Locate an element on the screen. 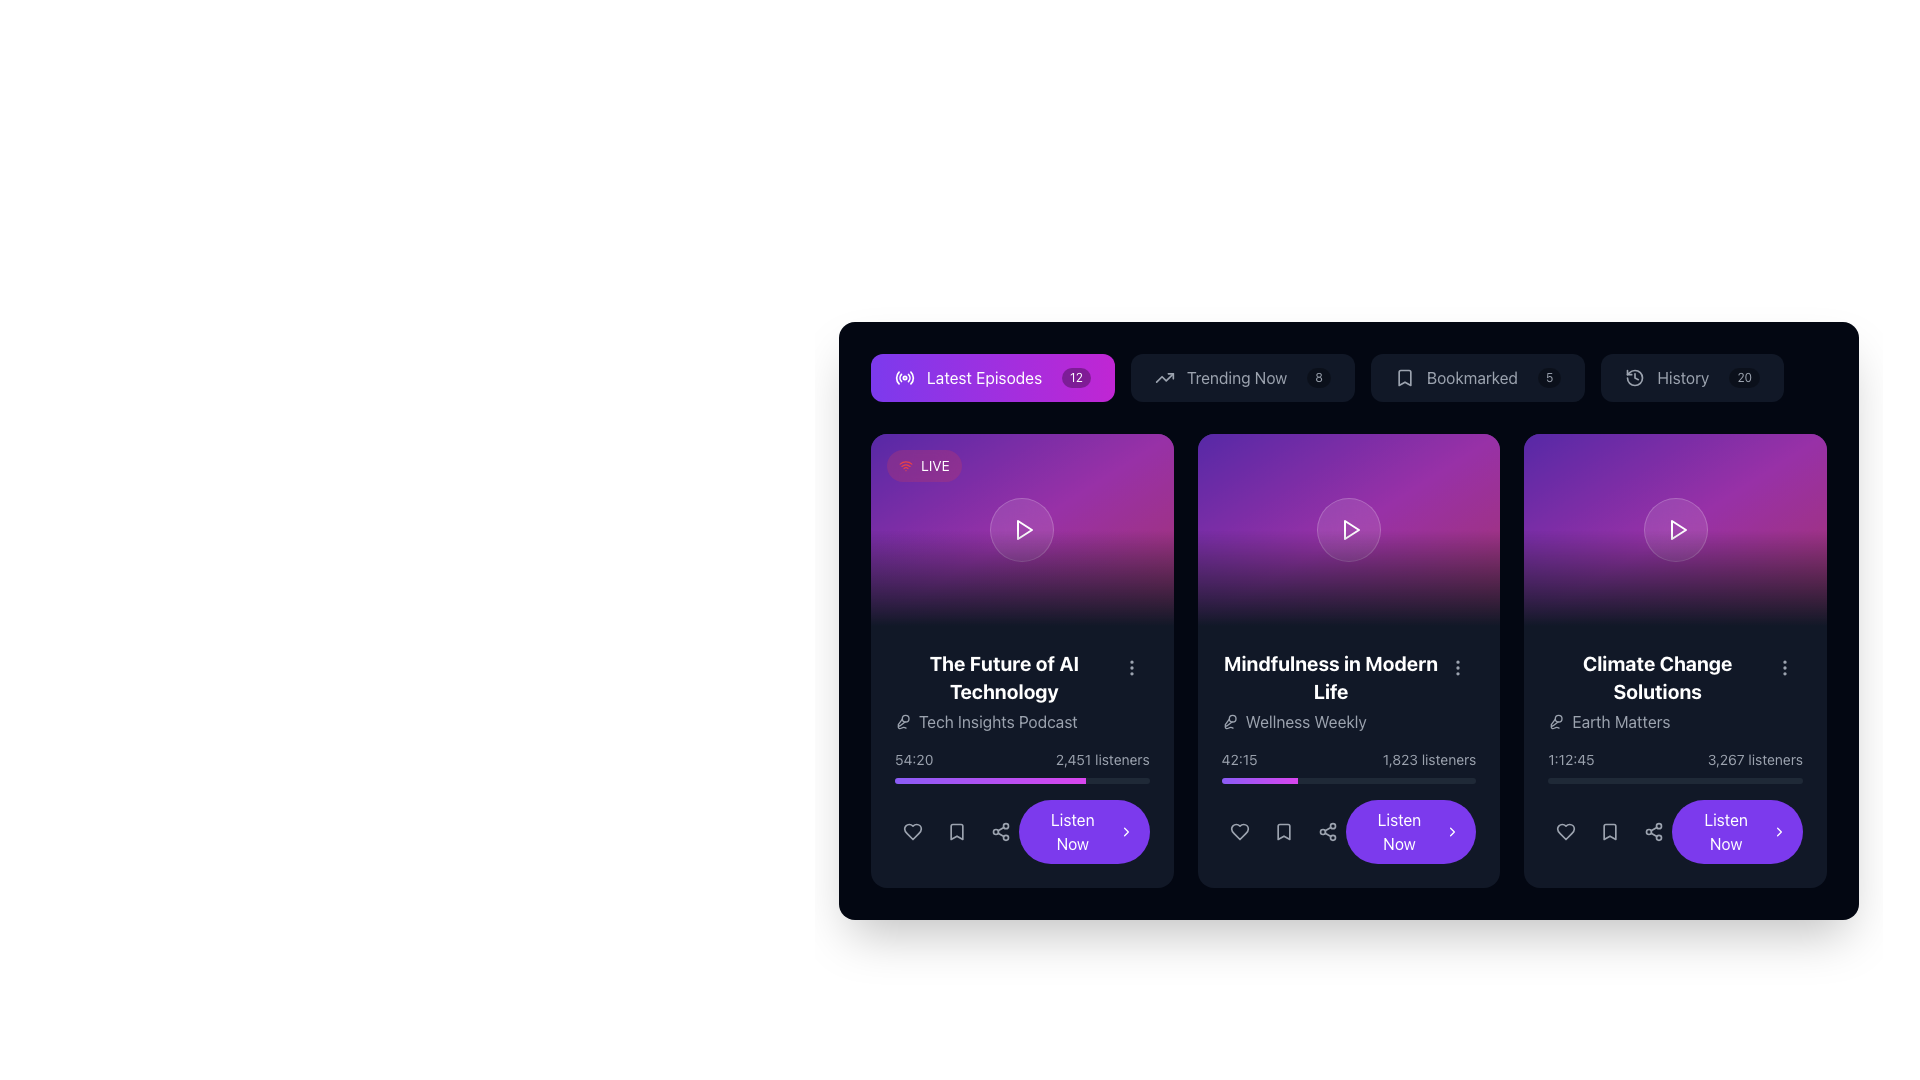  the text label that displays 'Climate Change Solutions' and 'Earth Matters', which is located at the top of the third card in a horizontal row within a grid layout is located at coordinates (1657, 690).